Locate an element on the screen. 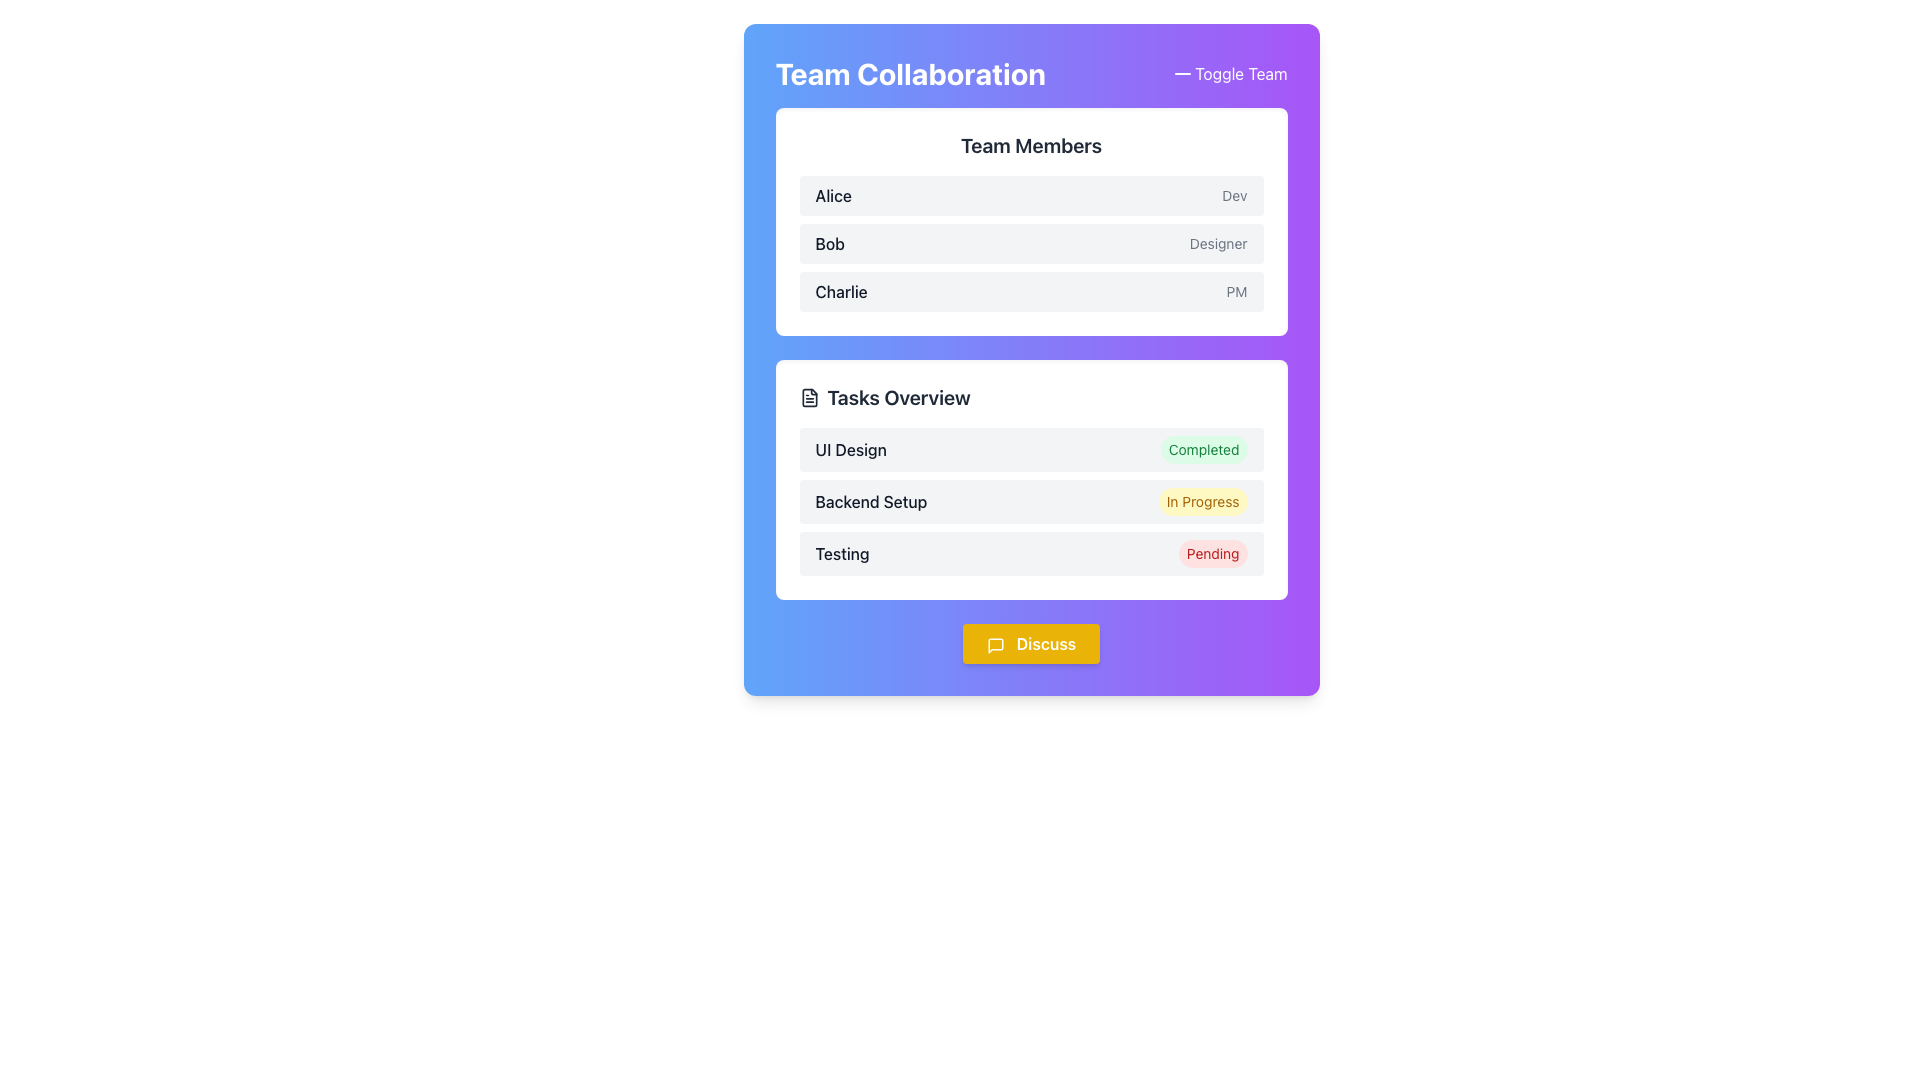 Image resolution: width=1920 pixels, height=1080 pixels. the A status indicator row that signifies the completion status of the task labeled 'UI Design', which is the first item in the 'Tasks Overview' section is located at coordinates (1031, 450).